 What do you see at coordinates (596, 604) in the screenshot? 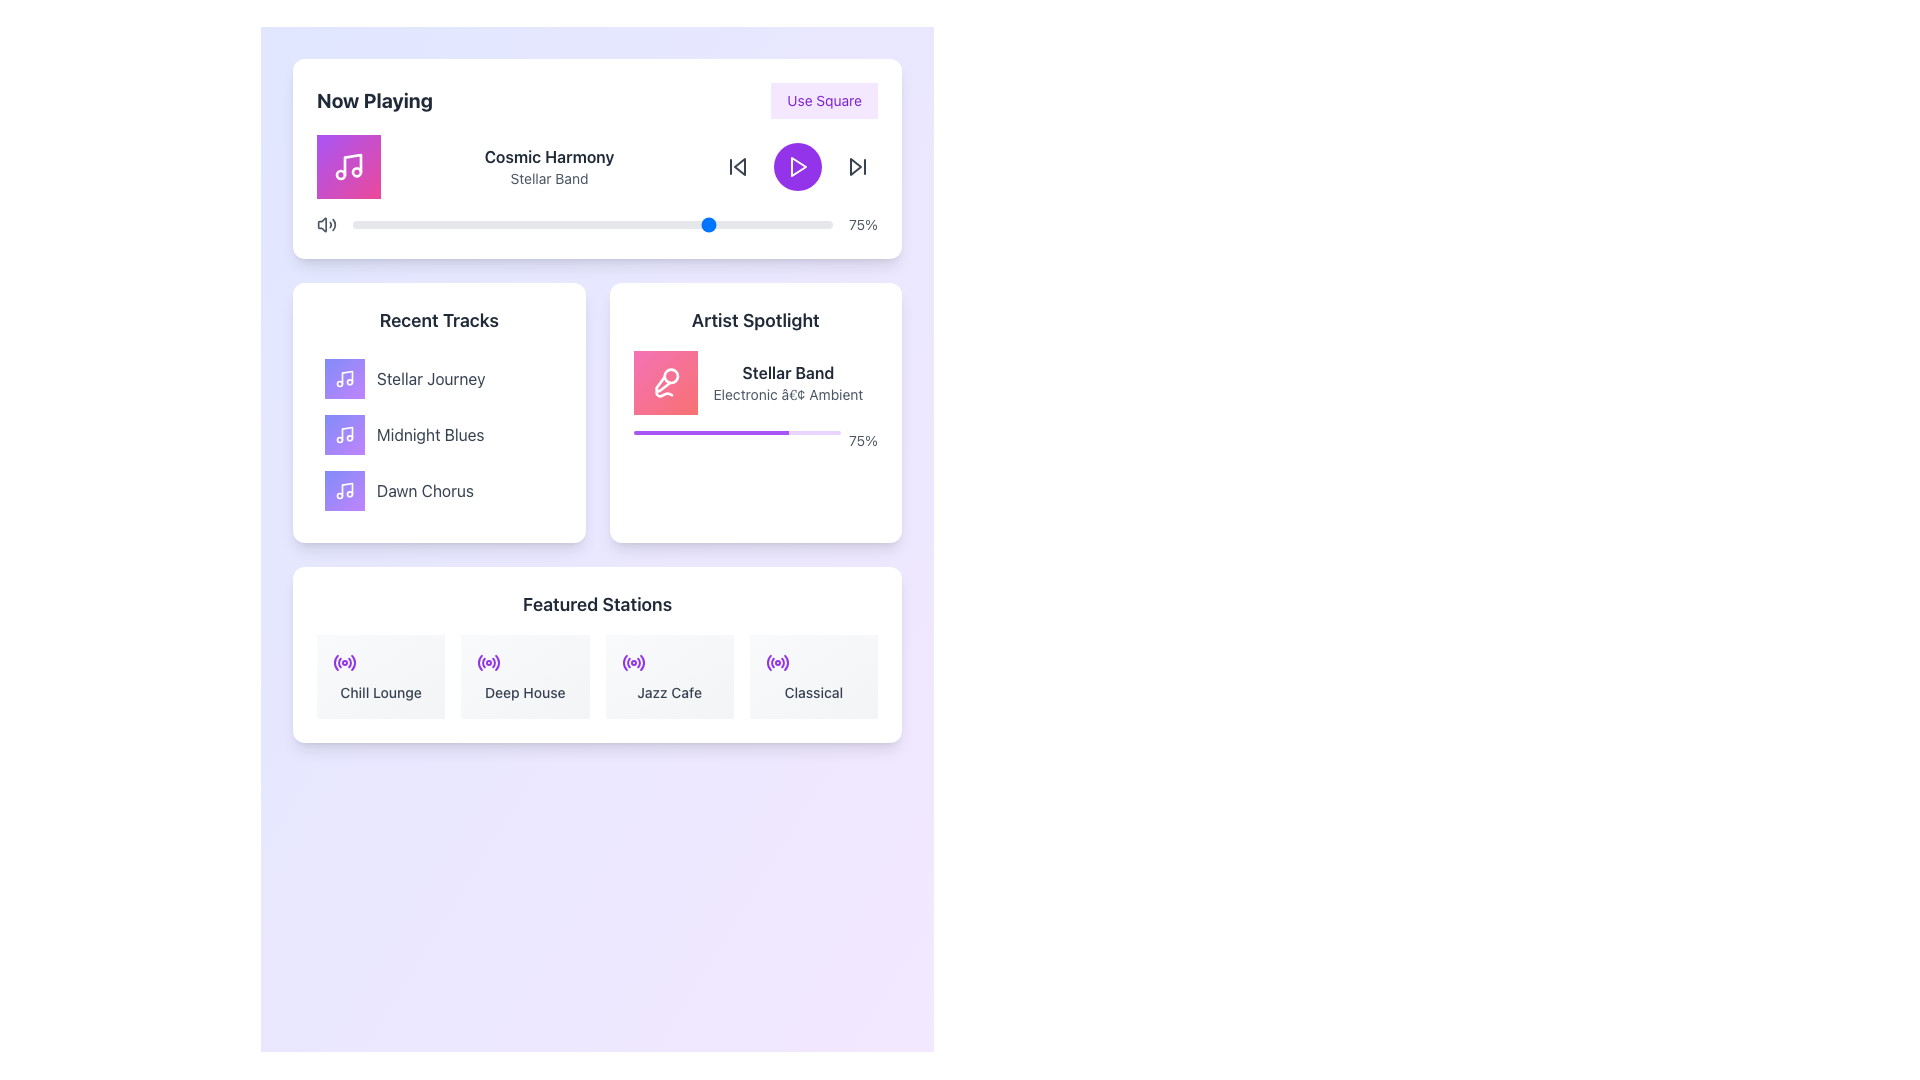
I see `the text label 'Featured Stations' which serves as the header for the section showcasing music stations, located in the lower half of the interface` at bounding box center [596, 604].